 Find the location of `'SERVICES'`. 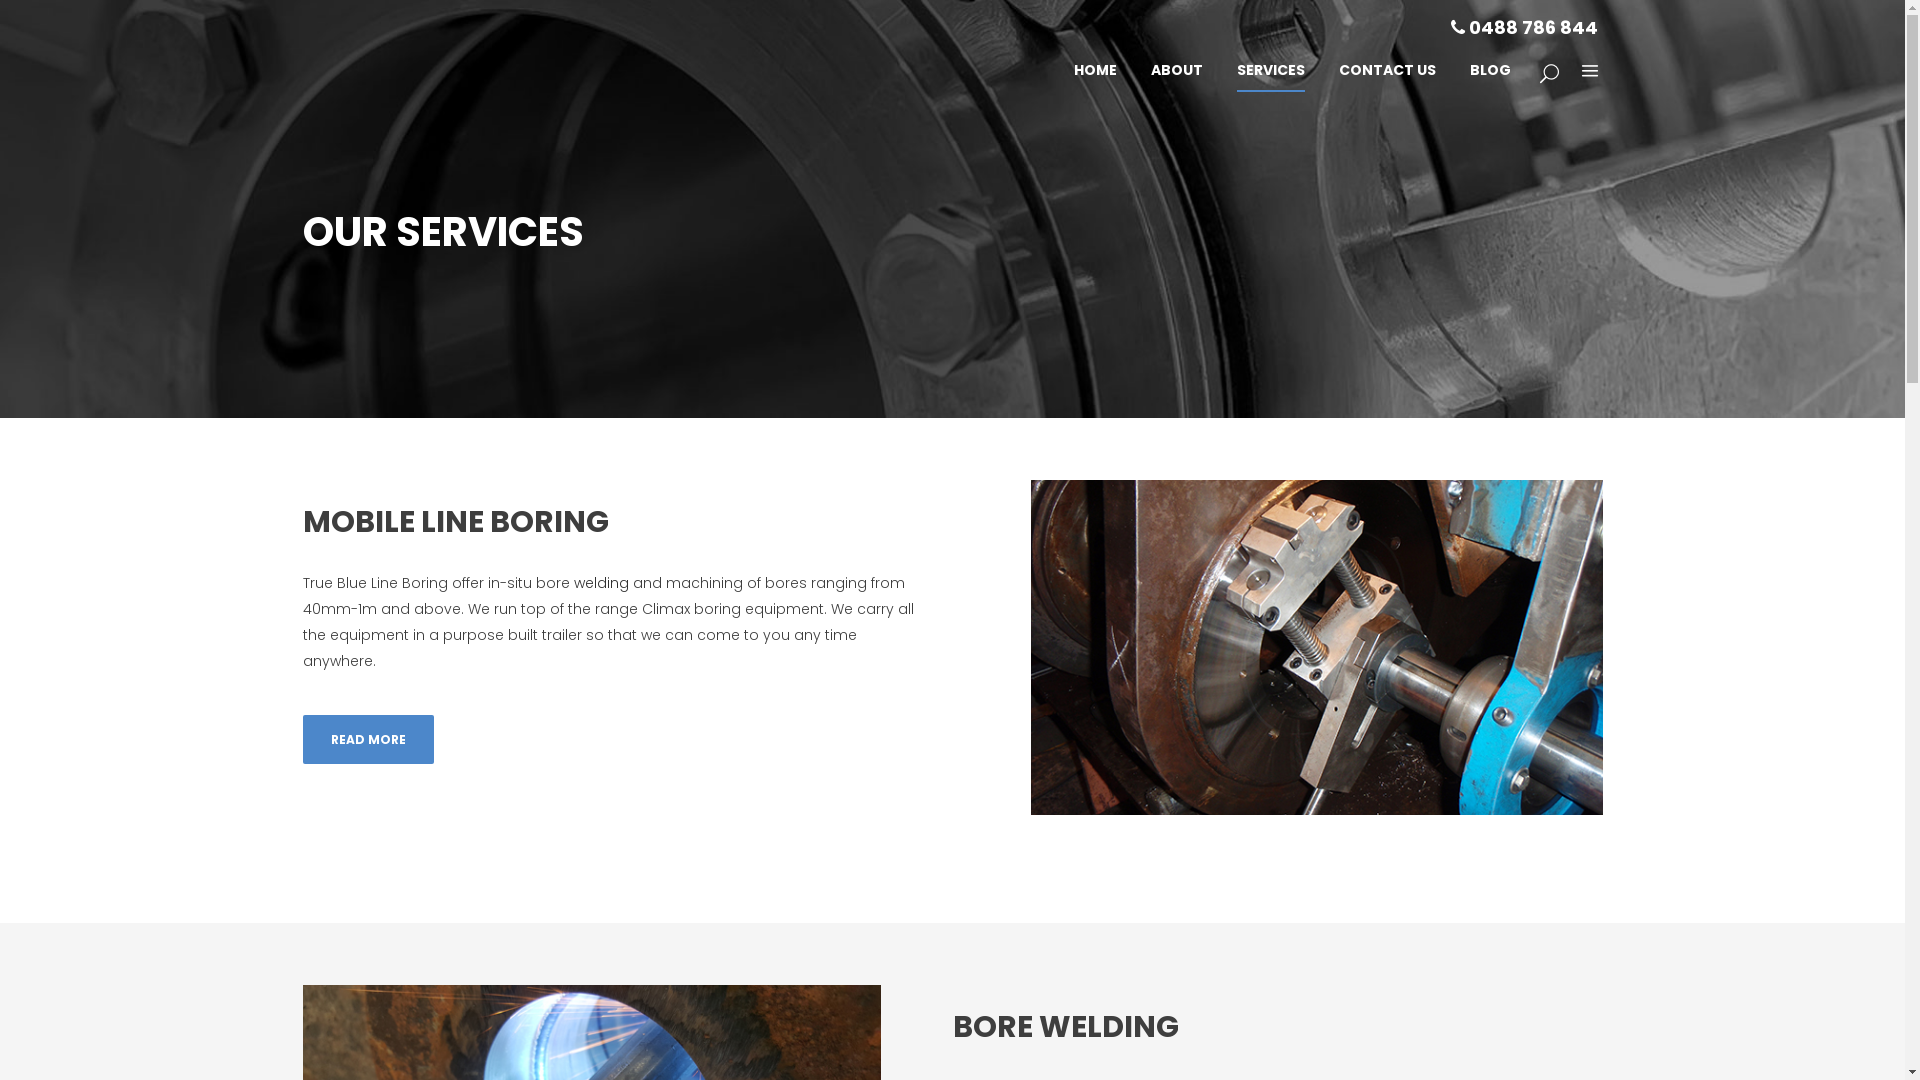

'SERVICES' is located at coordinates (1270, 68).